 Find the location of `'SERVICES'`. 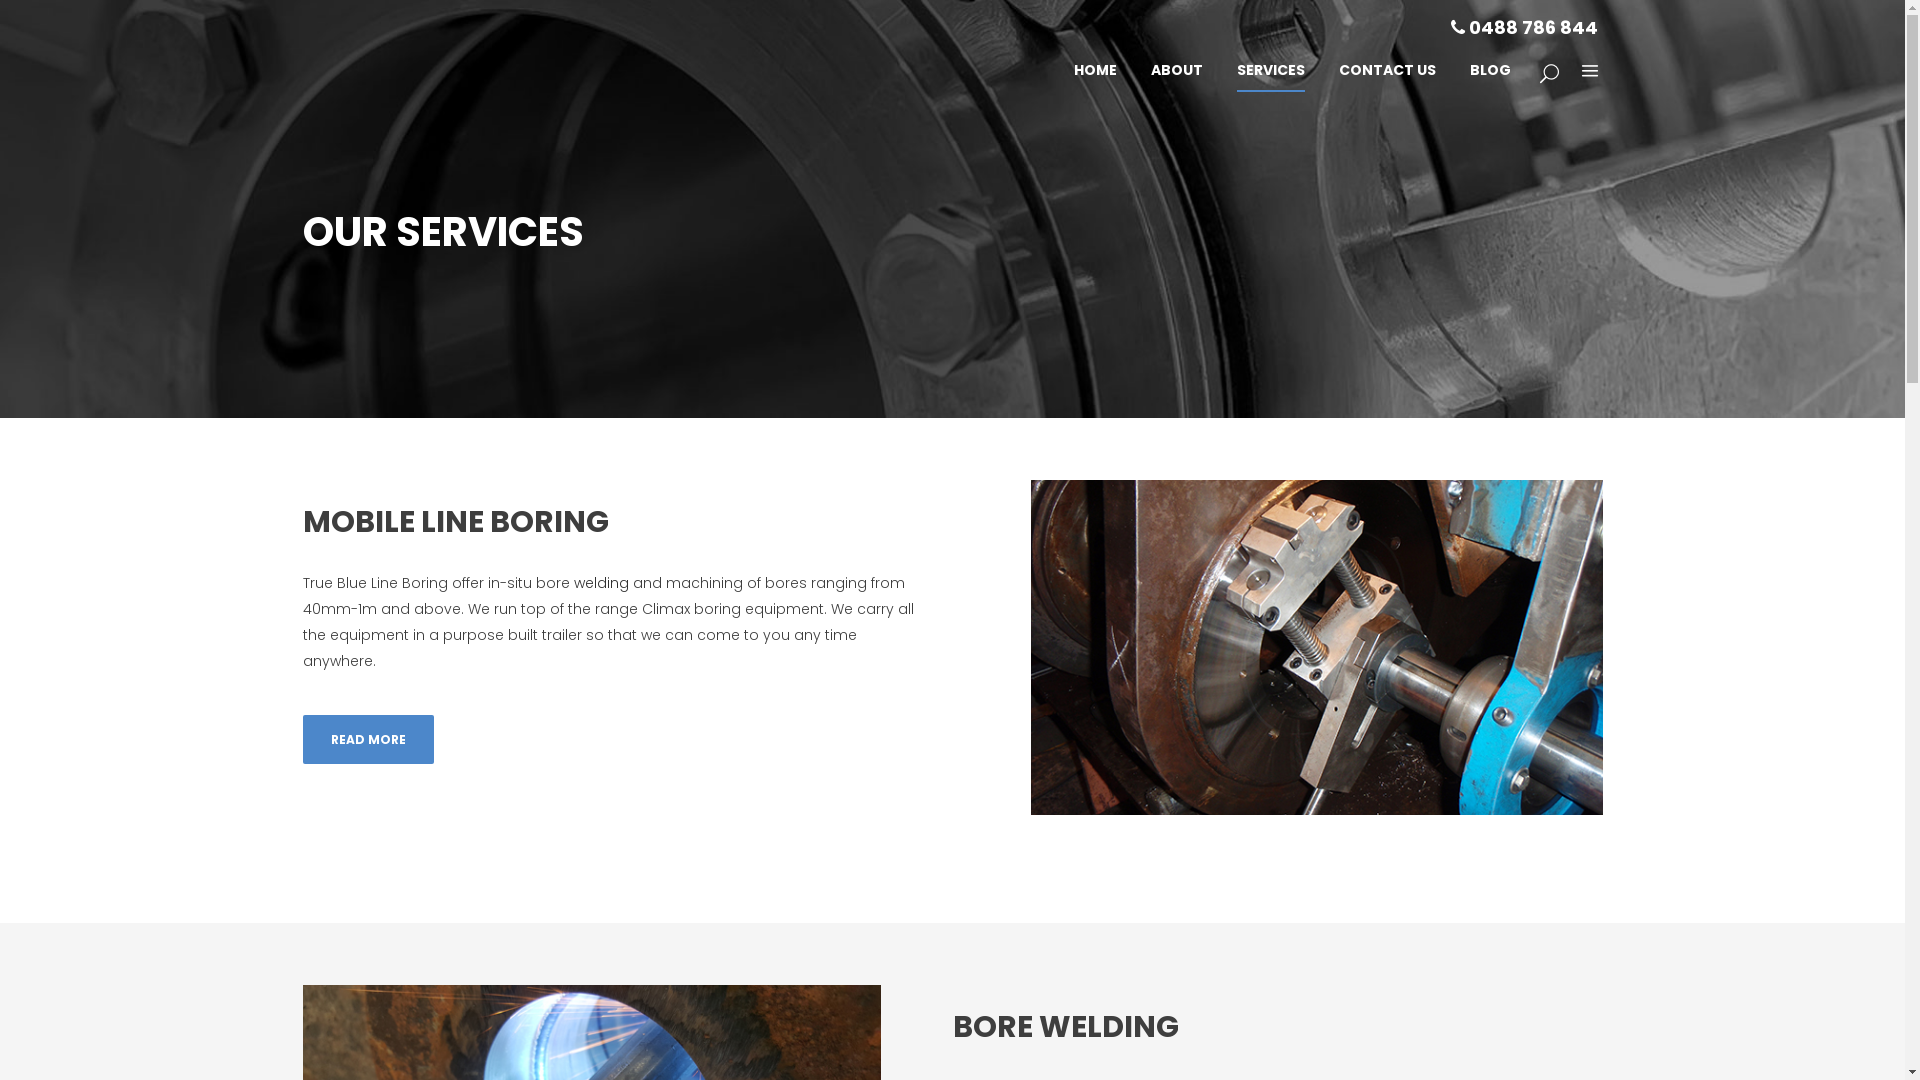

'SERVICES' is located at coordinates (1270, 68).